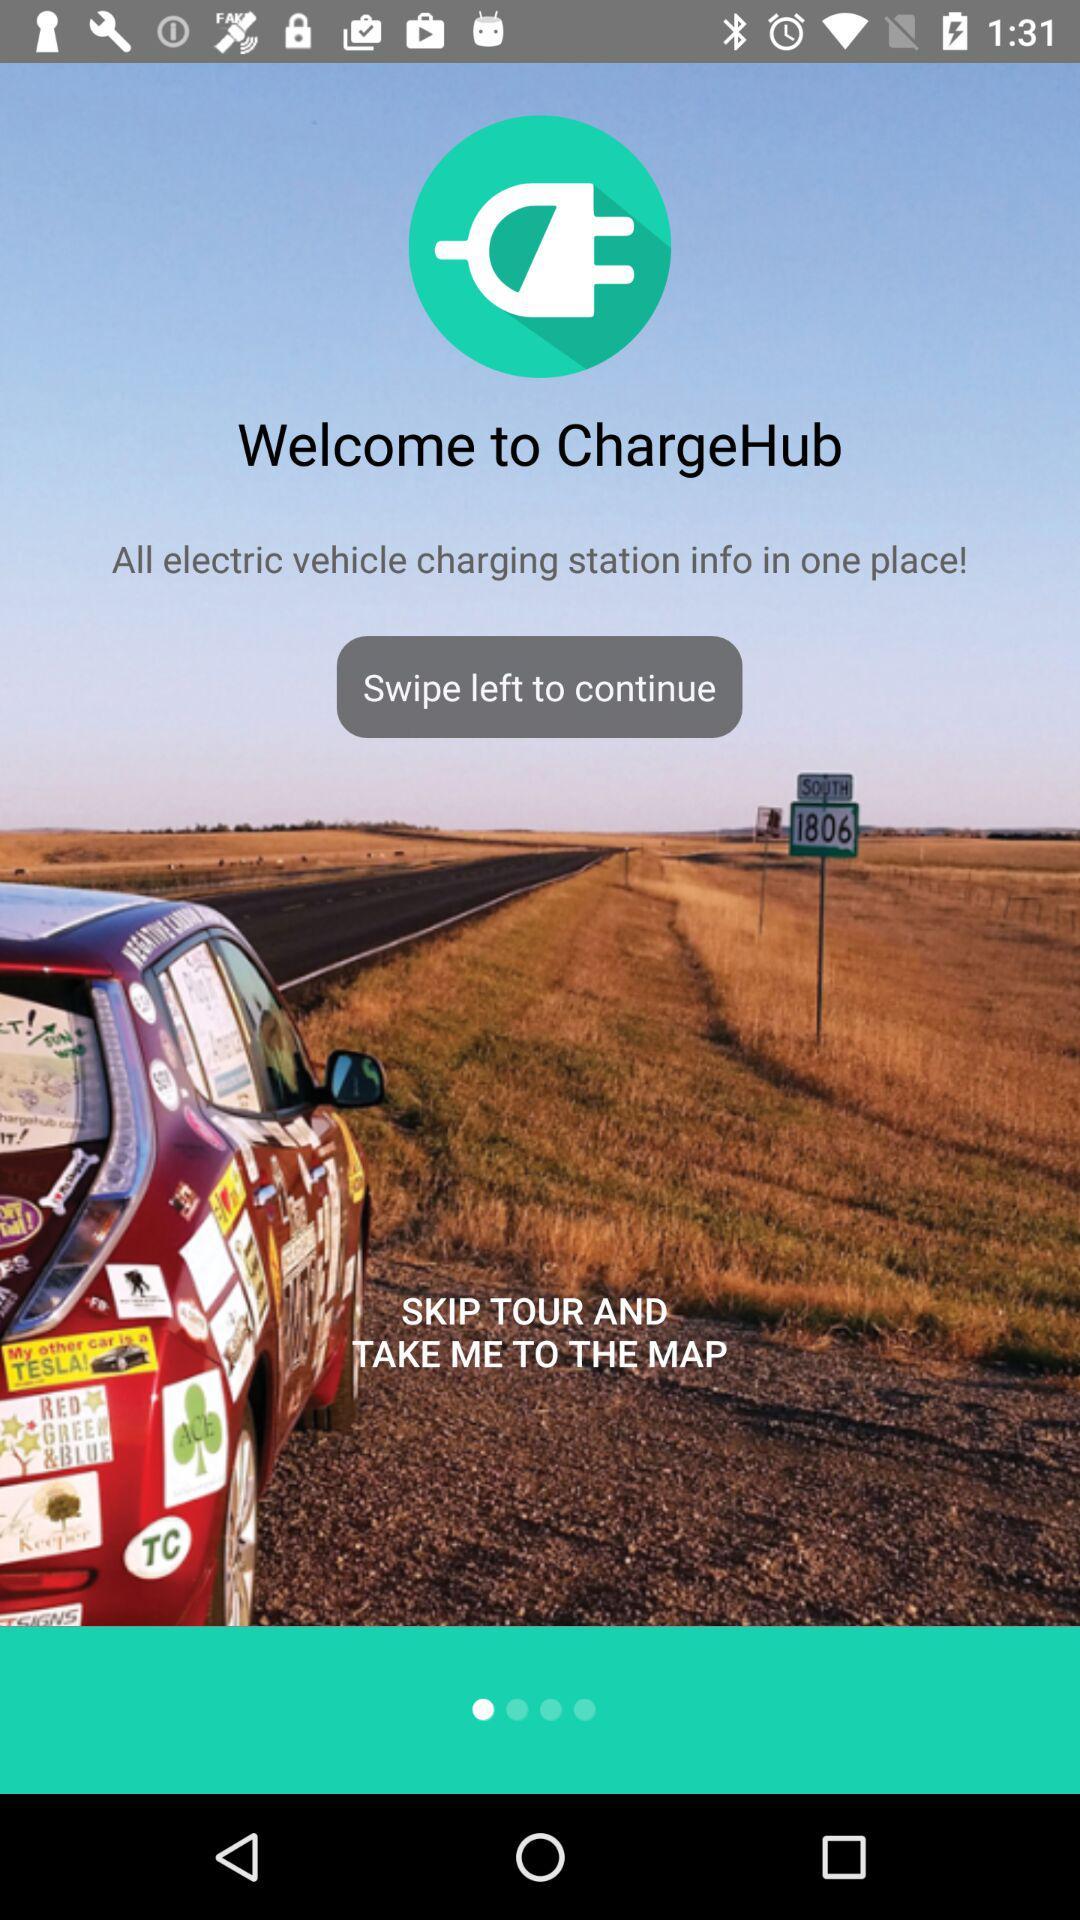 The width and height of the screenshot is (1080, 1920). I want to click on skip tour and icon, so click(538, 1331).